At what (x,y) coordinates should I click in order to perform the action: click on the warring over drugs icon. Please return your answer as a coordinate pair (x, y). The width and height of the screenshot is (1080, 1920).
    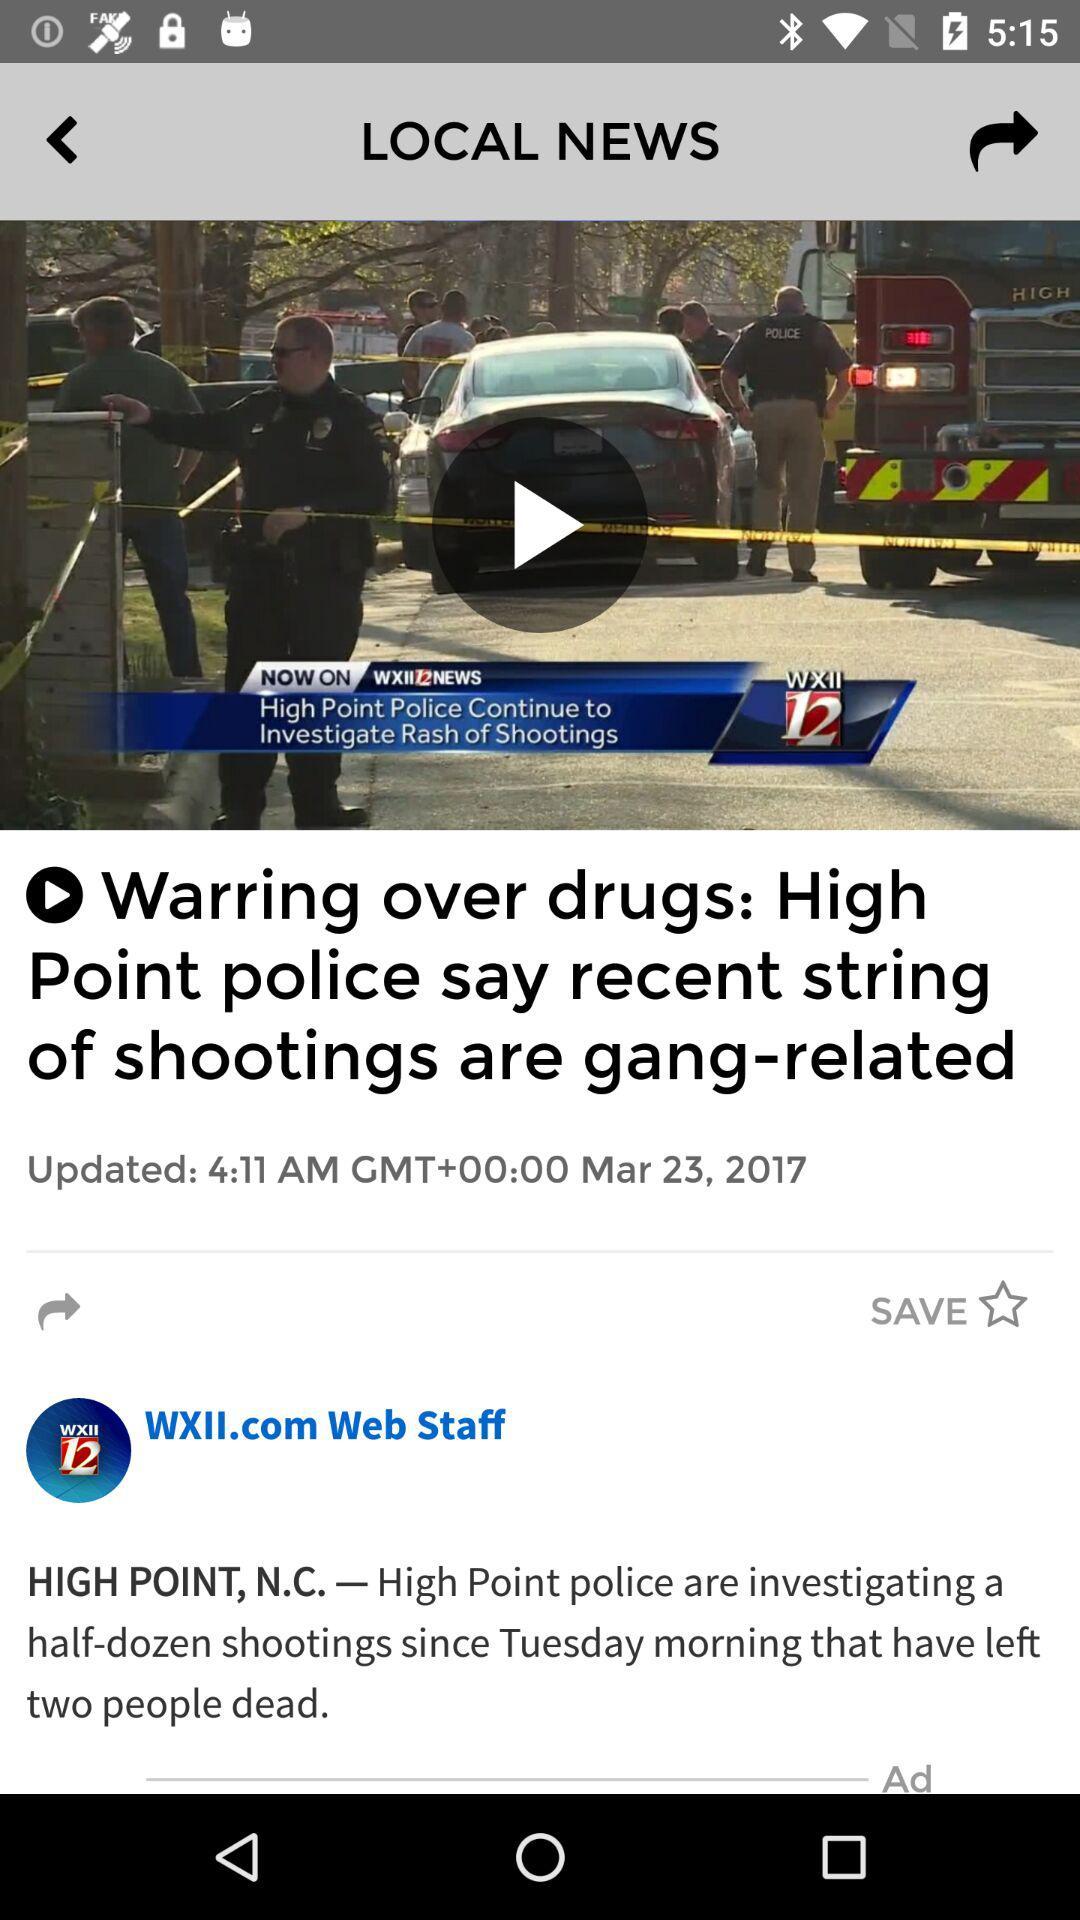
    Looking at the image, I should click on (540, 976).